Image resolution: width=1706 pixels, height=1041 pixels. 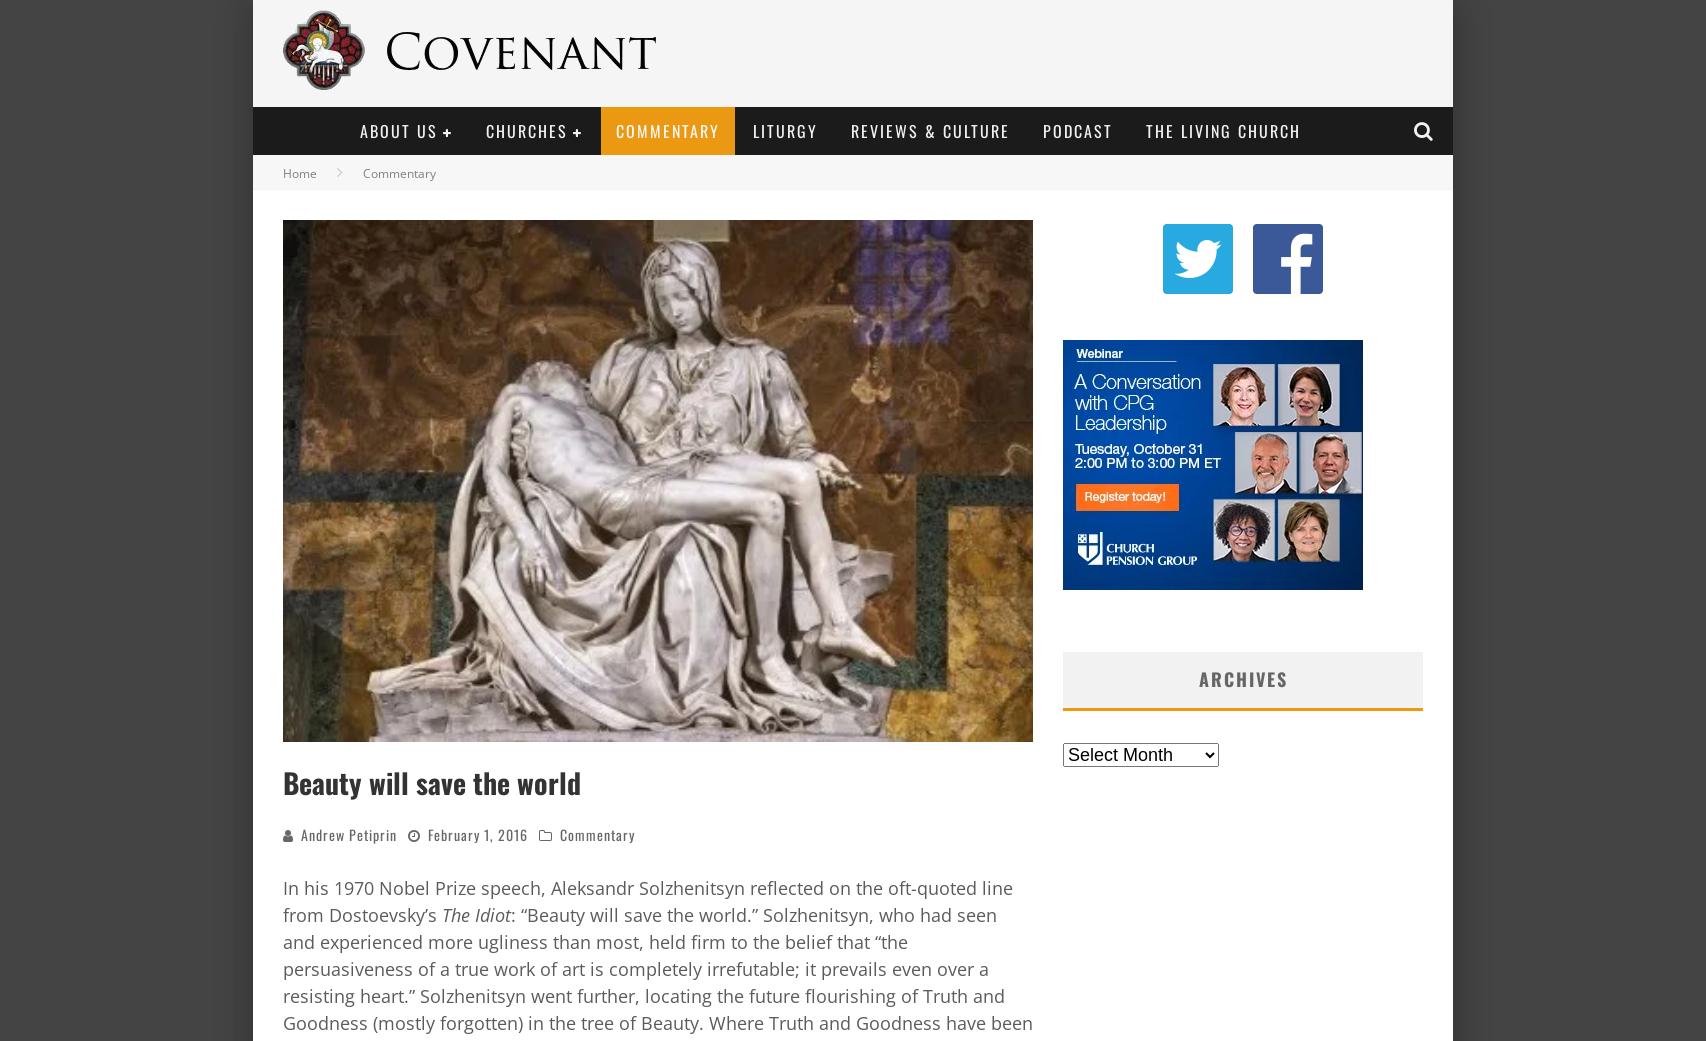 What do you see at coordinates (430, 781) in the screenshot?
I see `'Beauty will save the world'` at bounding box center [430, 781].